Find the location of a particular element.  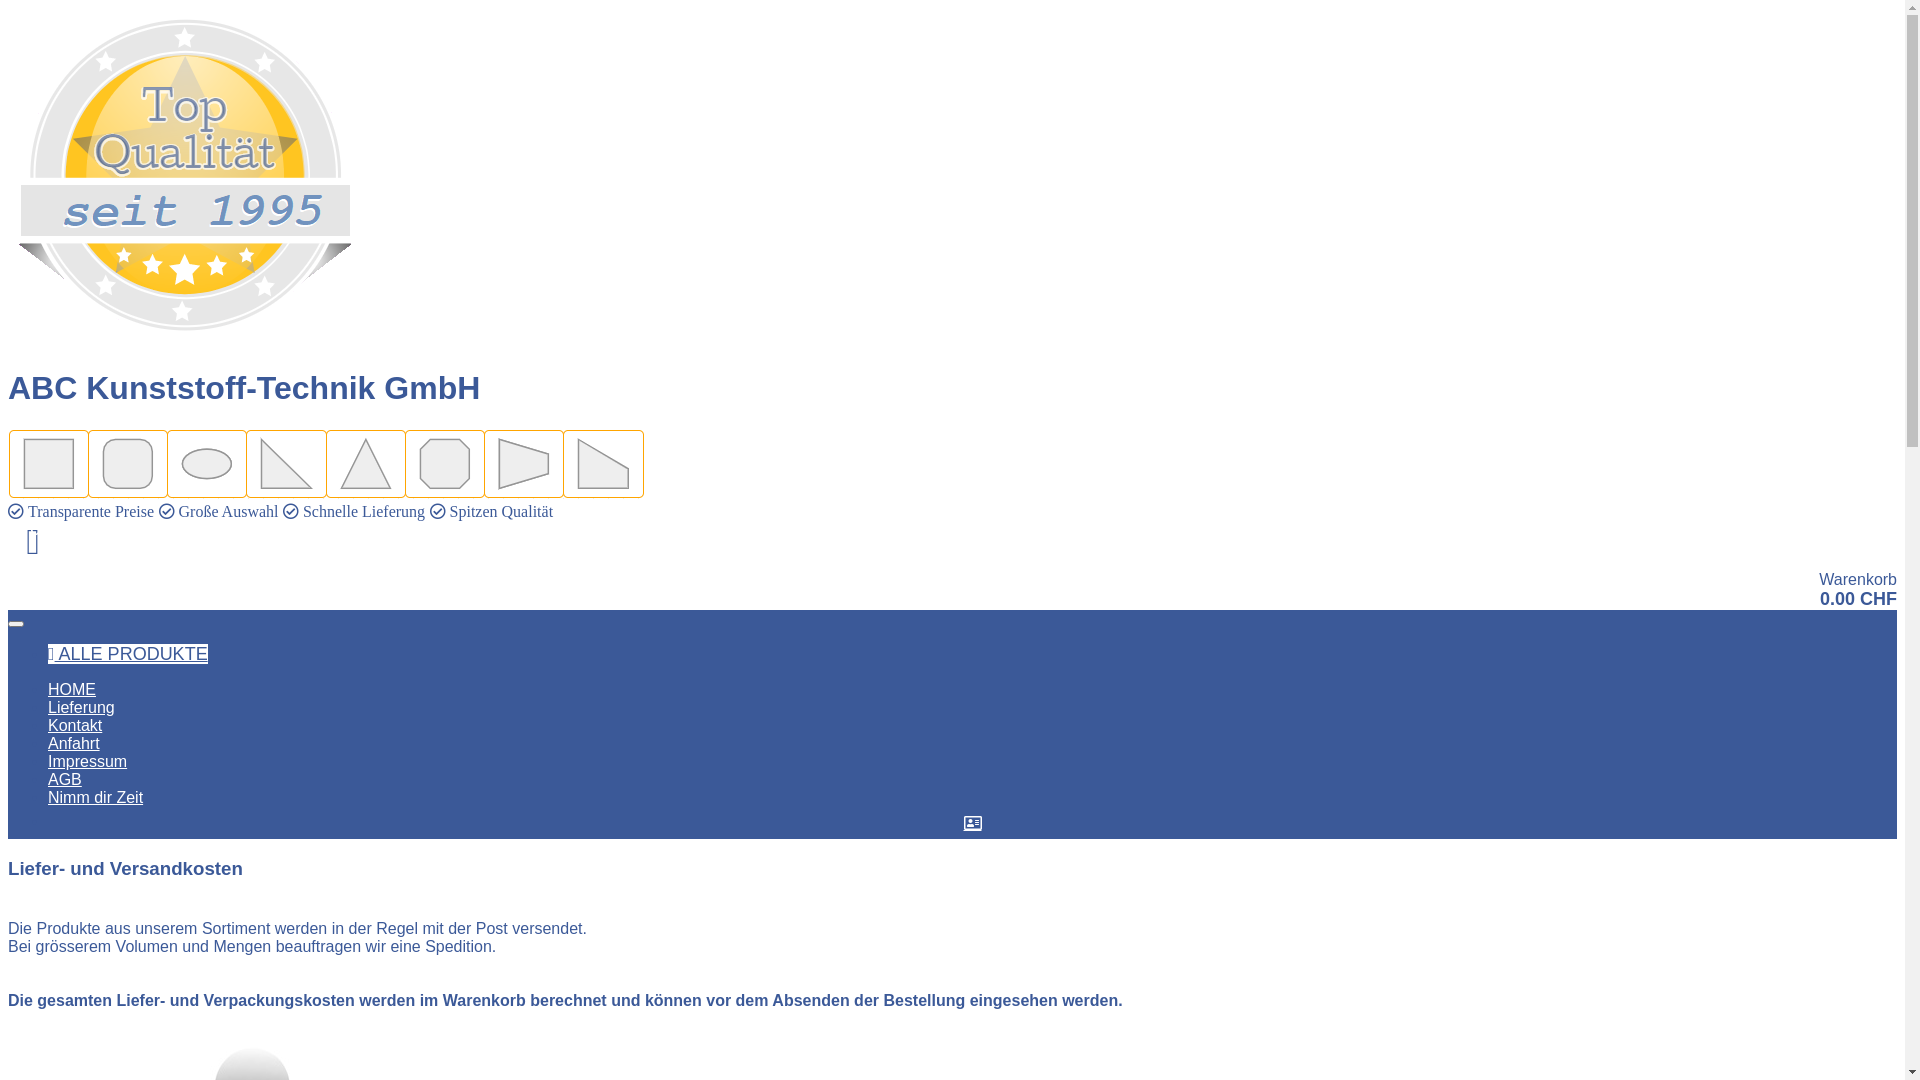

'Kontakt' is located at coordinates (75, 725).